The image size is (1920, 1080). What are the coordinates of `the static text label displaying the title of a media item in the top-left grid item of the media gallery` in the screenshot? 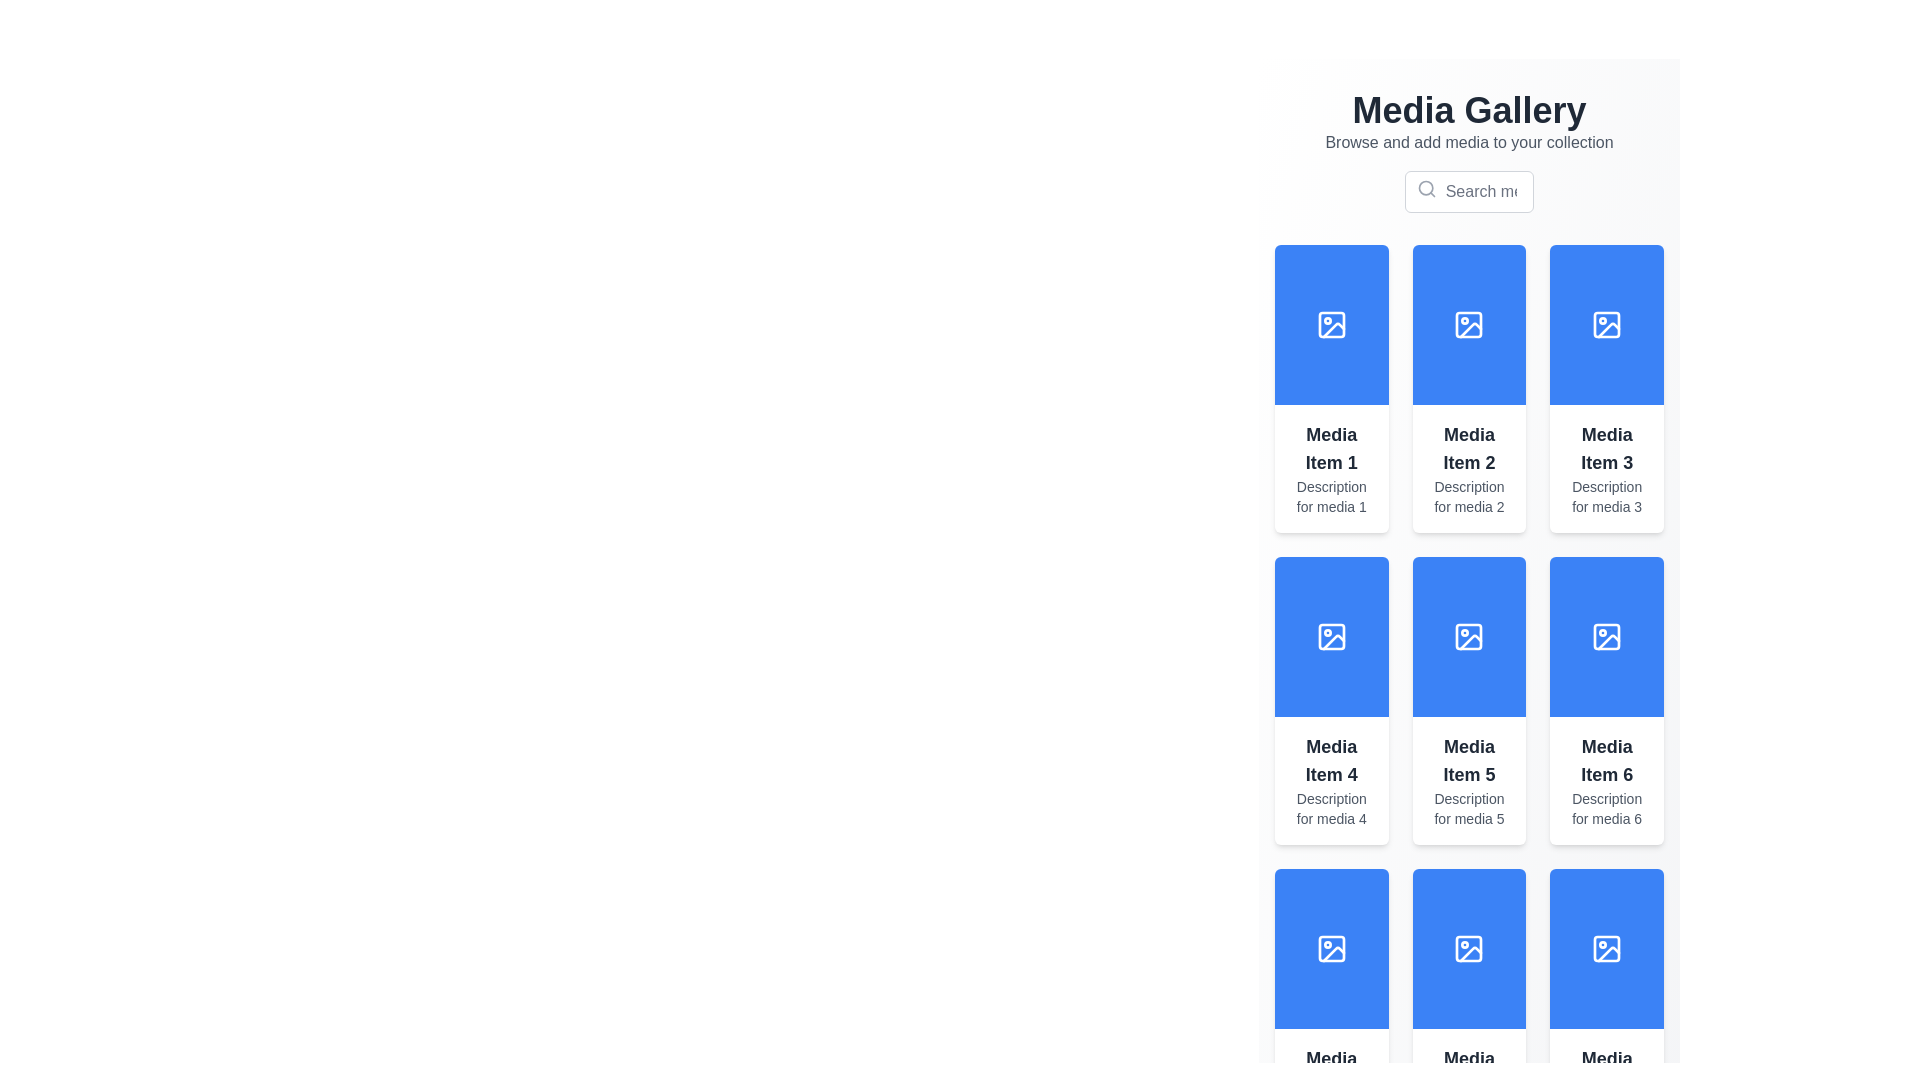 It's located at (1331, 447).